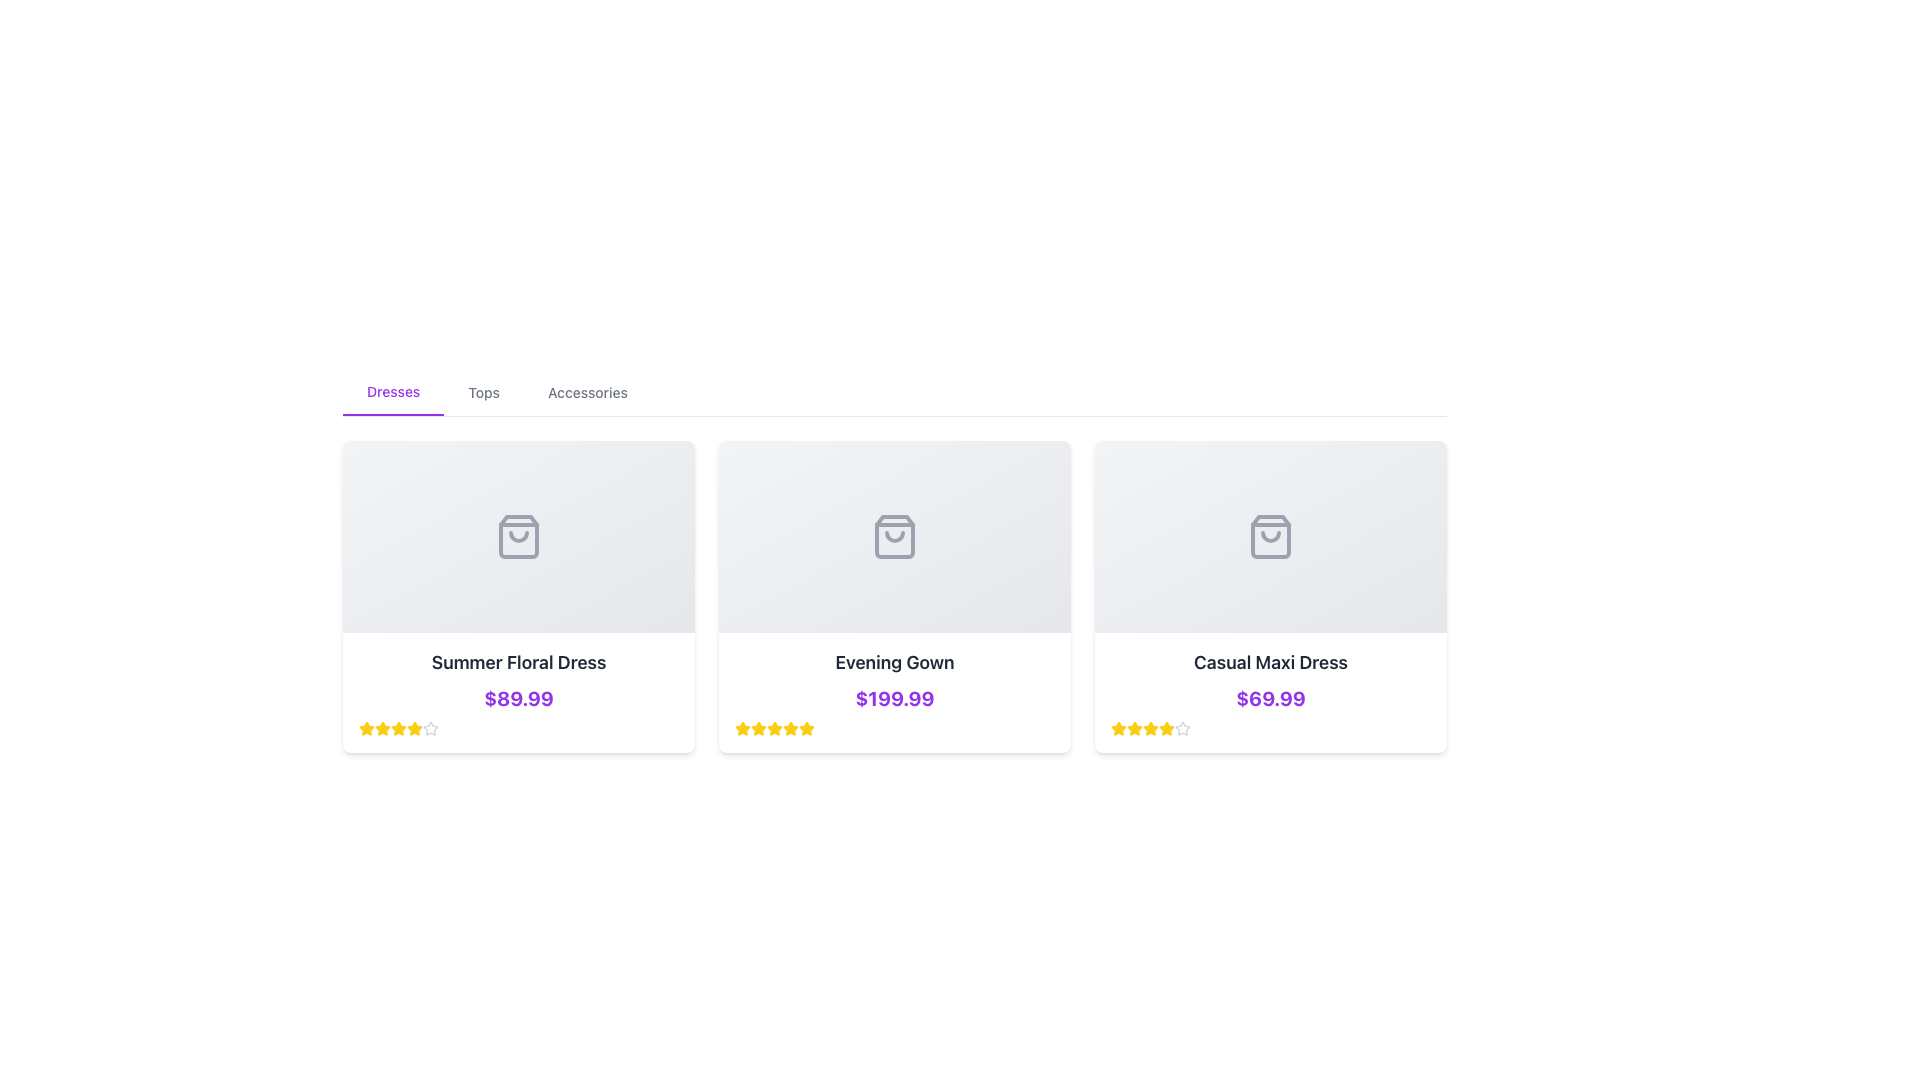 This screenshot has width=1920, height=1080. Describe the element at coordinates (393, 393) in the screenshot. I see `the navigation button for filtering products to show only dresses, located in the upper left section of the interface, with 'Tops' immediately to its right` at that location.